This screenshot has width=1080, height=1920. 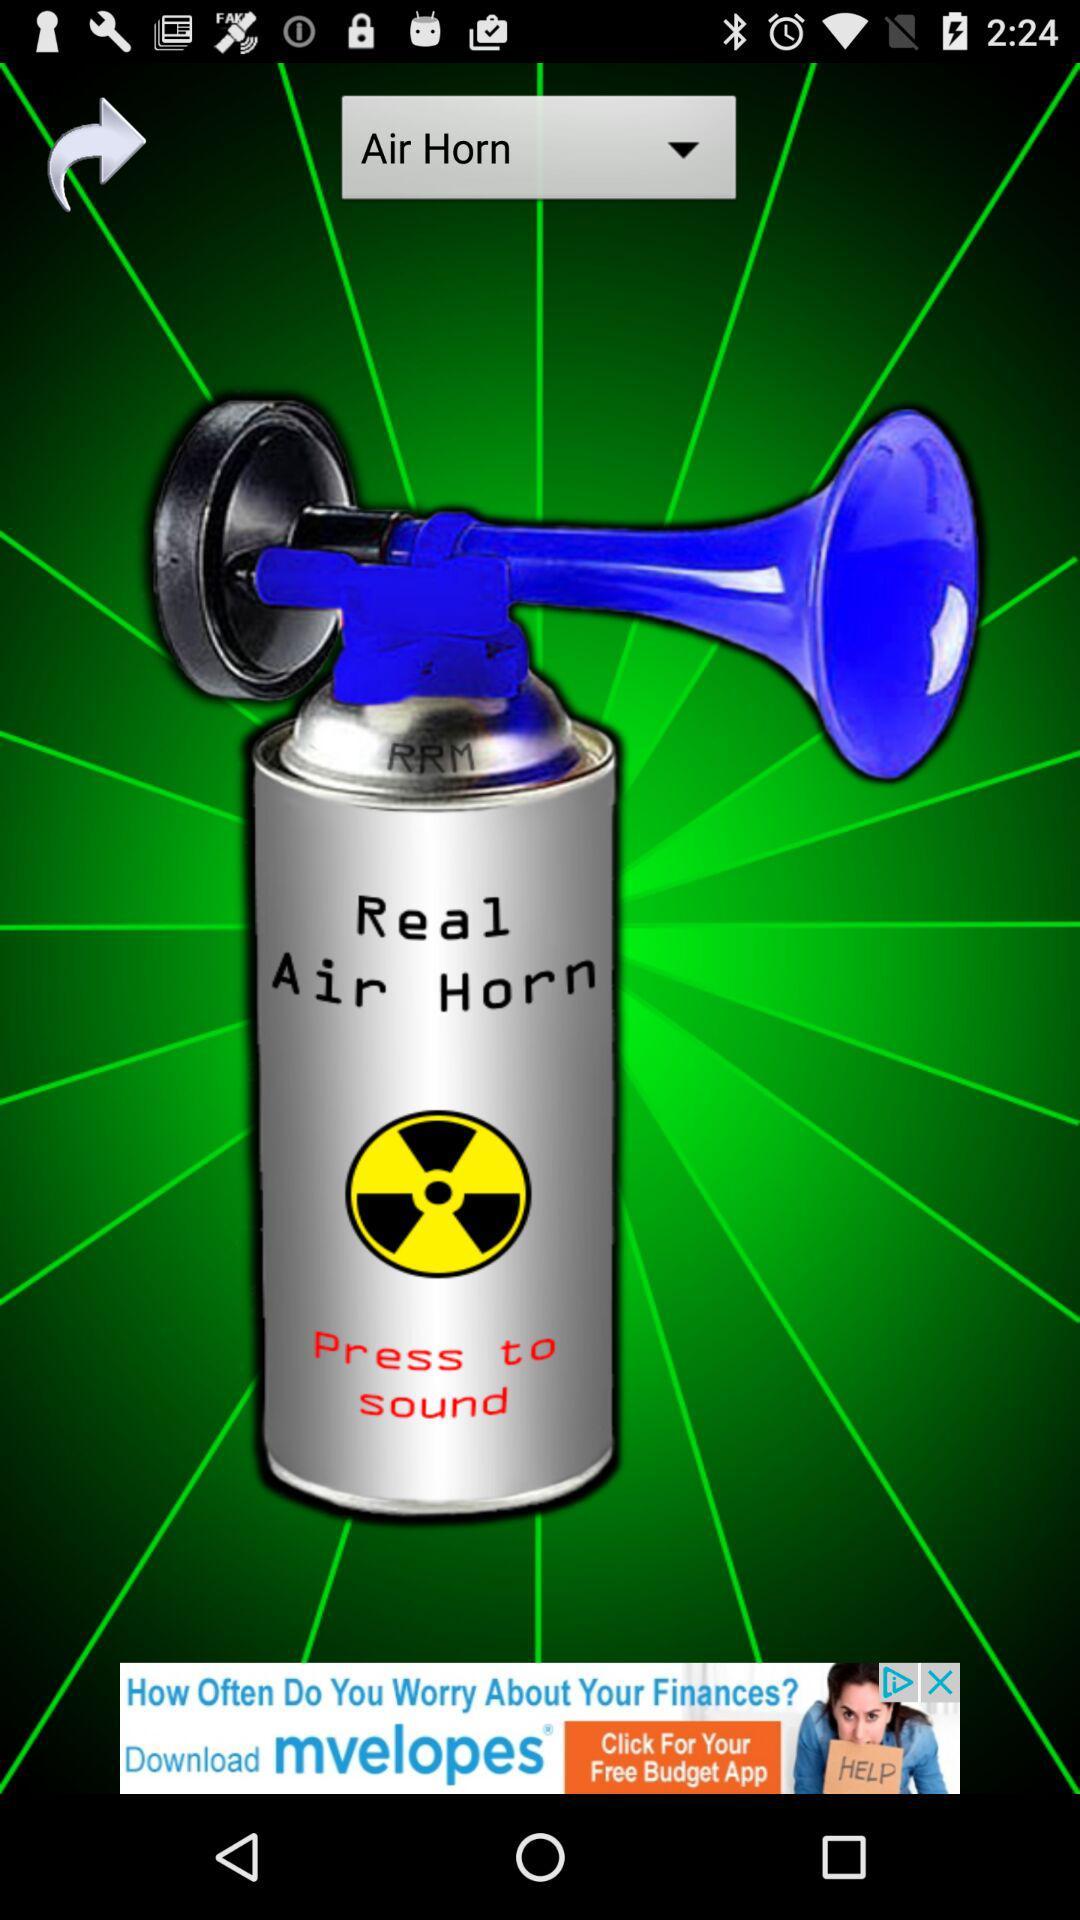 What do you see at coordinates (540, 1727) in the screenshot?
I see `click on advertisement` at bounding box center [540, 1727].